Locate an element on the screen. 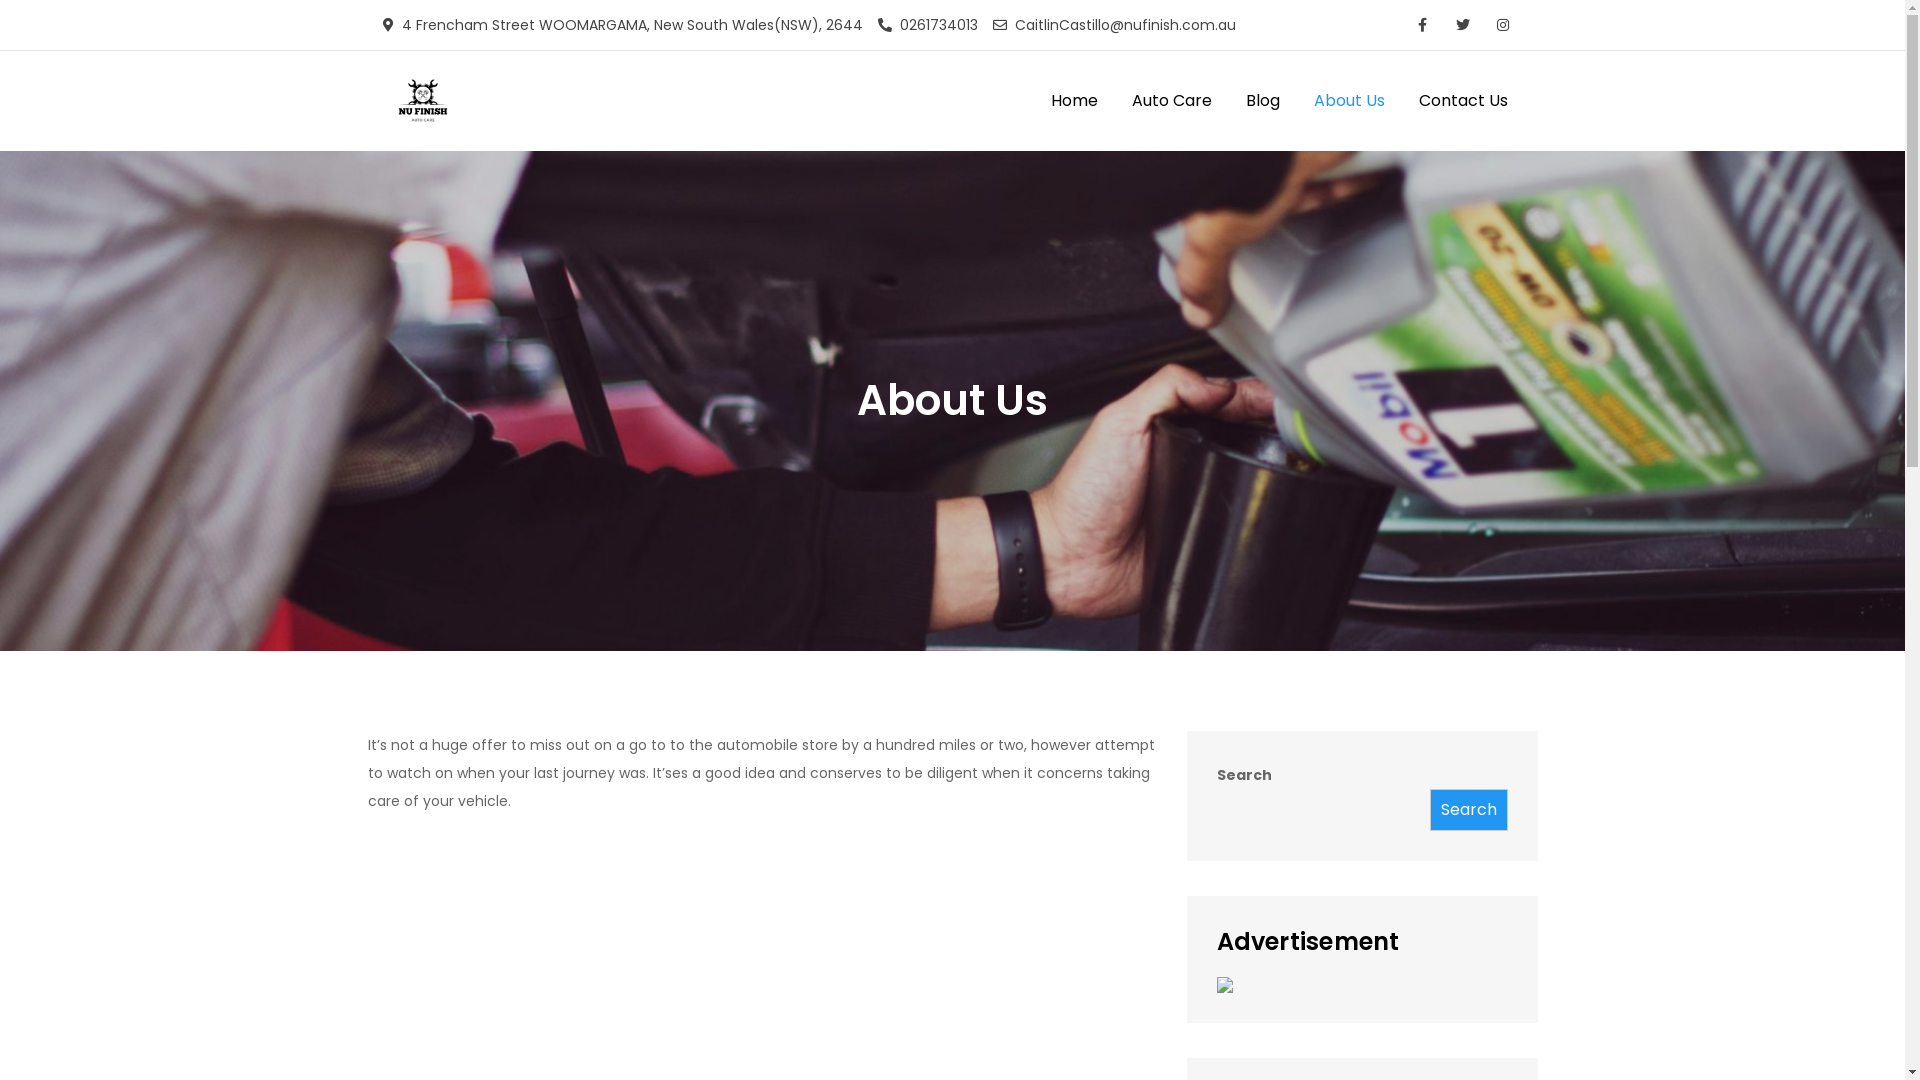 The height and width of the screenshot is (1080, 1920). 'About Us' is located at coordinates (1348, 100).